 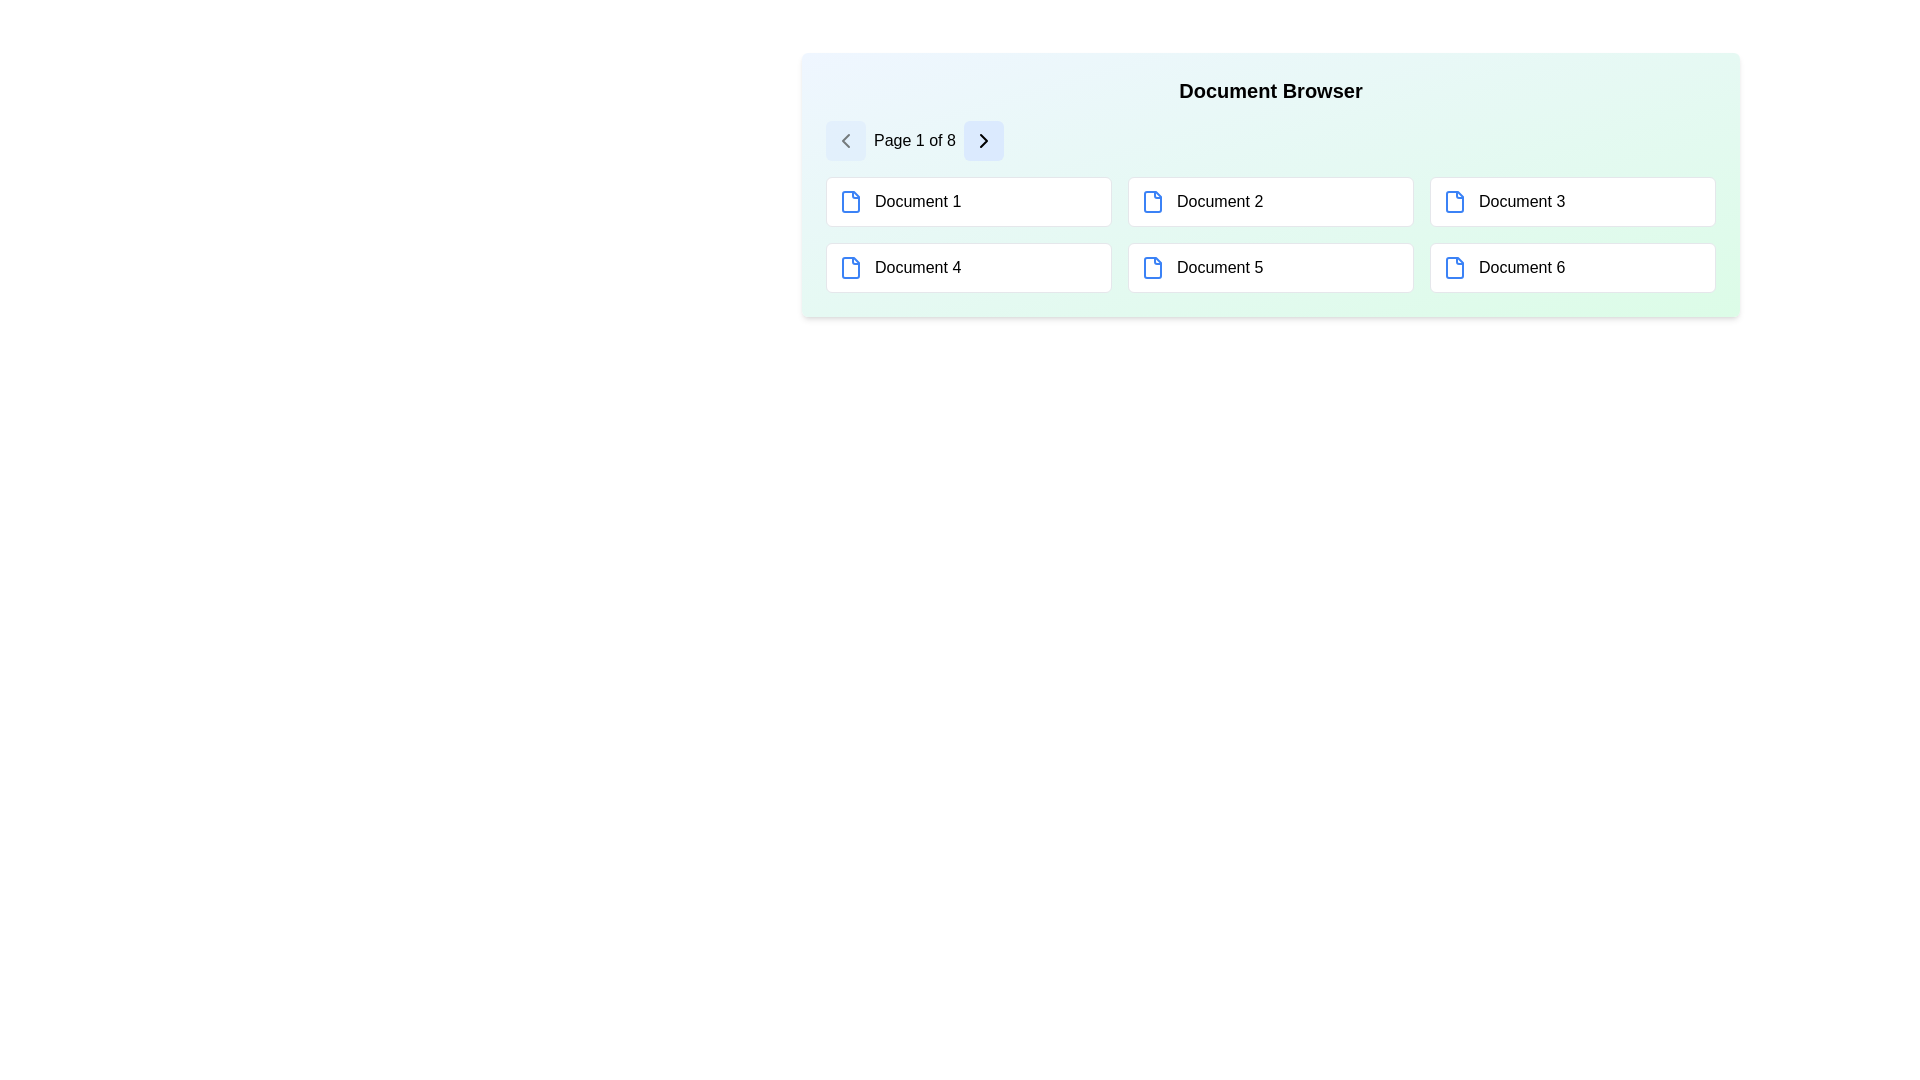 What do you see at coordinates (1152, 266) in the screenshot?
I see `the small white and blue outlined file icon representing a document, located at the top-left corner of the 'Document 5' box` at bounding box center [1152, 266].